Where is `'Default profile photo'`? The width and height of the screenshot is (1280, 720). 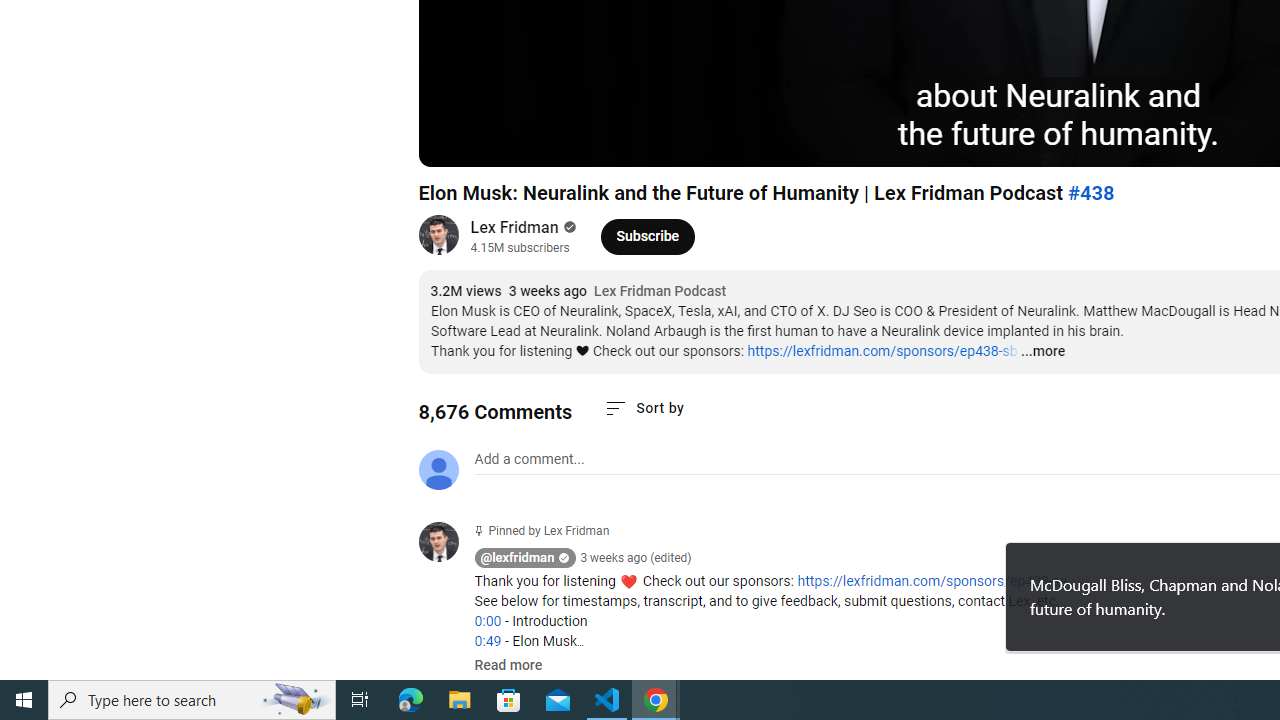 'Default profile photo' is located at coordinates (438, 470).